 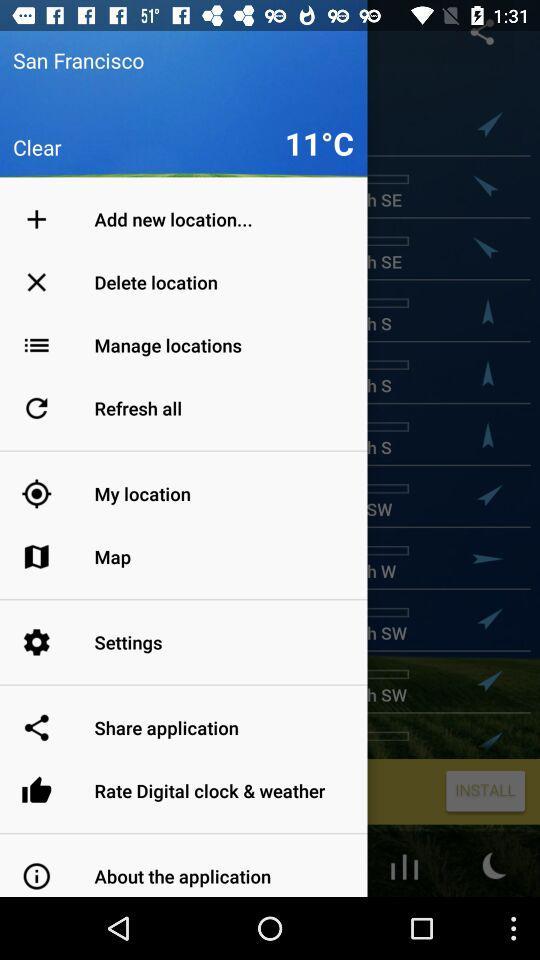 I want to click on the weather icon, so click(x=494, y=925).